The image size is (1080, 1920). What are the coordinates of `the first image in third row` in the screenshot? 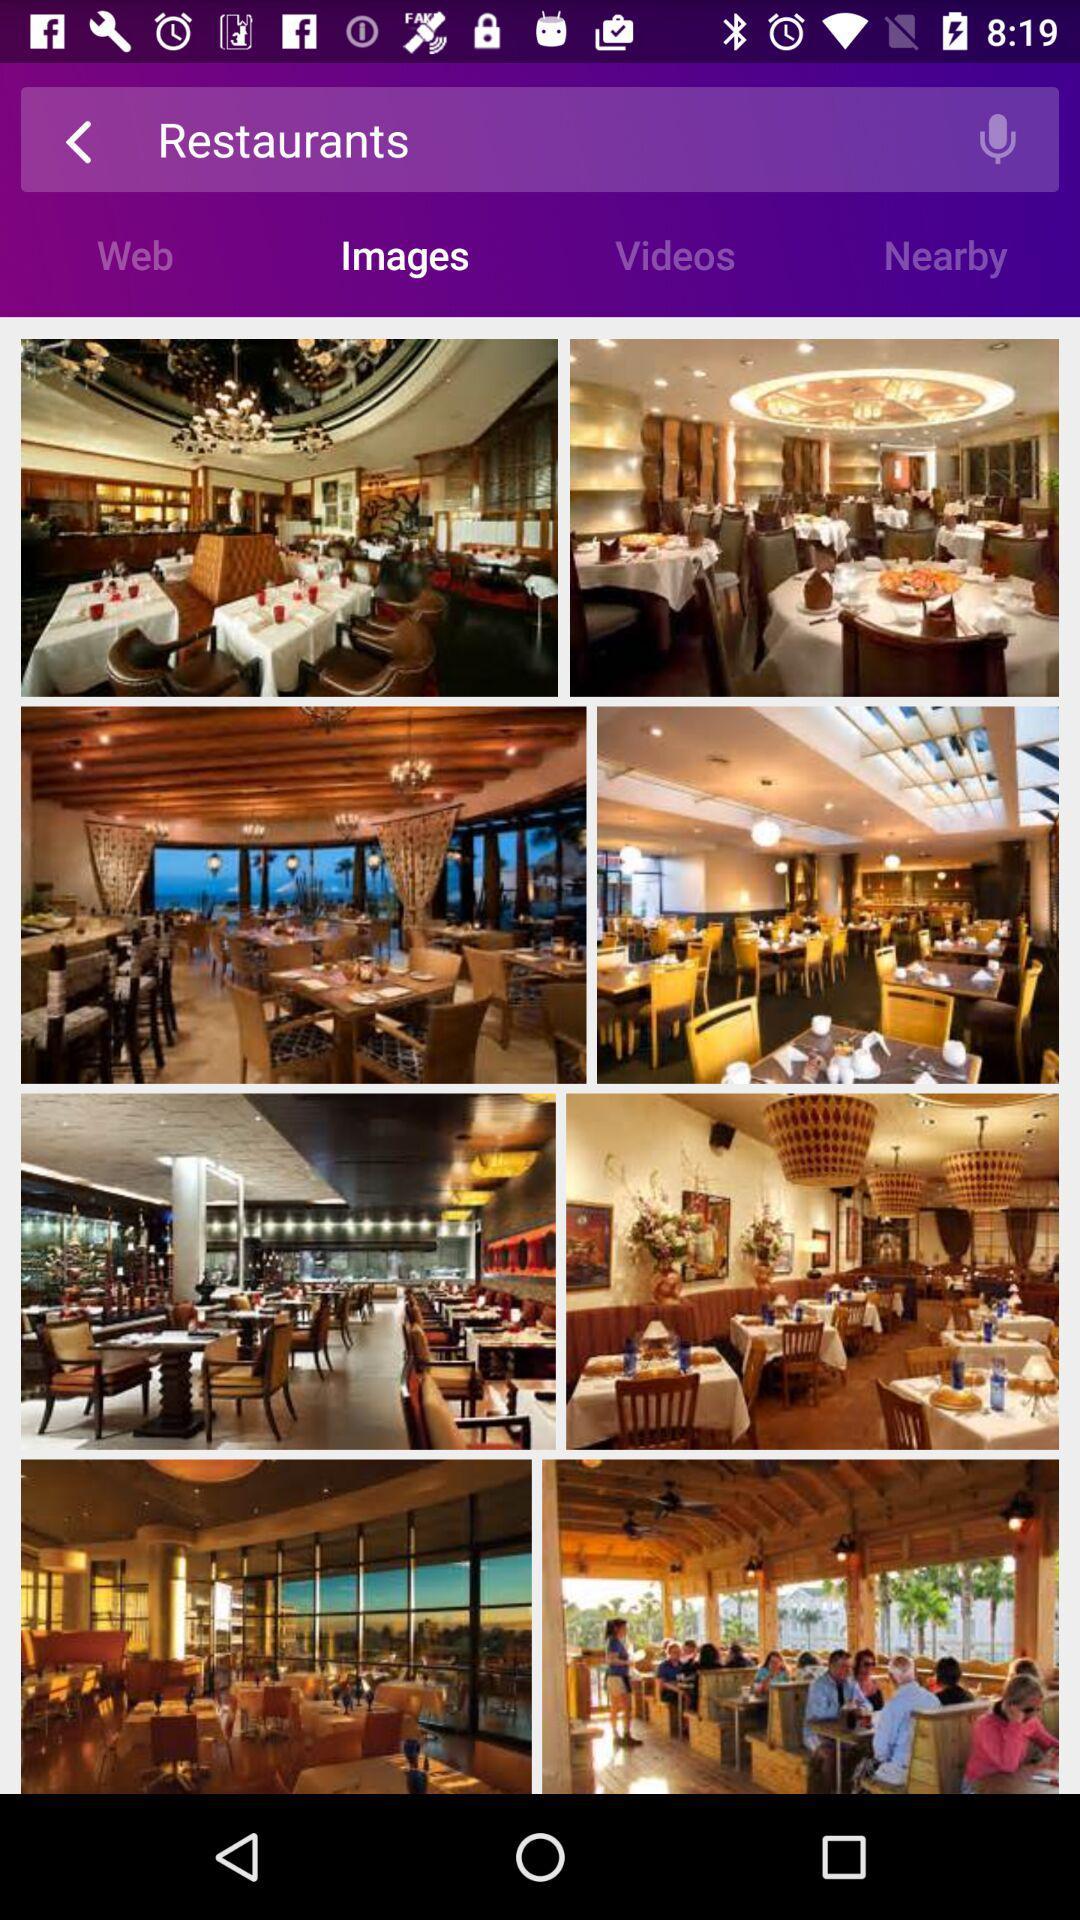 It's located at (288, 1271).